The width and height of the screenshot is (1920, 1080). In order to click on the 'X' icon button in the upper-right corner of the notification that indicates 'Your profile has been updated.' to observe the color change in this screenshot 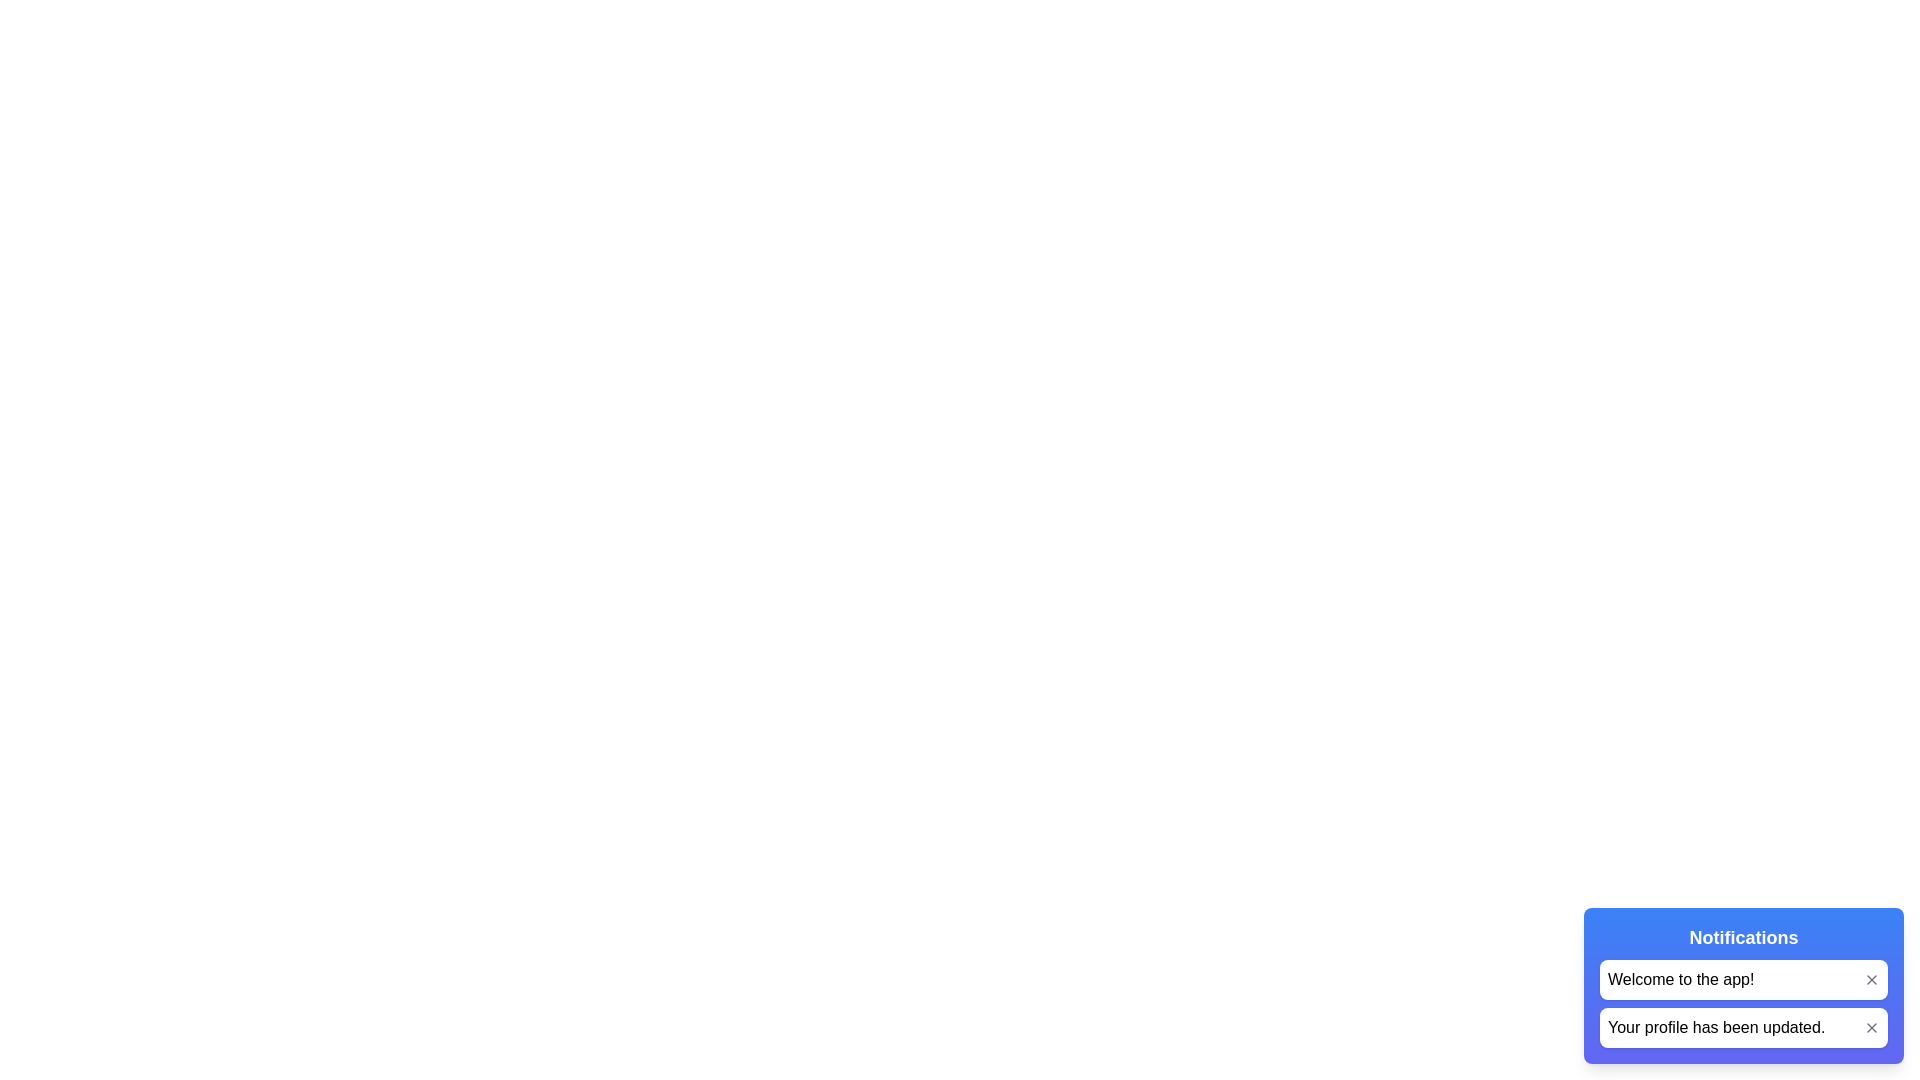, I will do `click(1871, 1028)`.